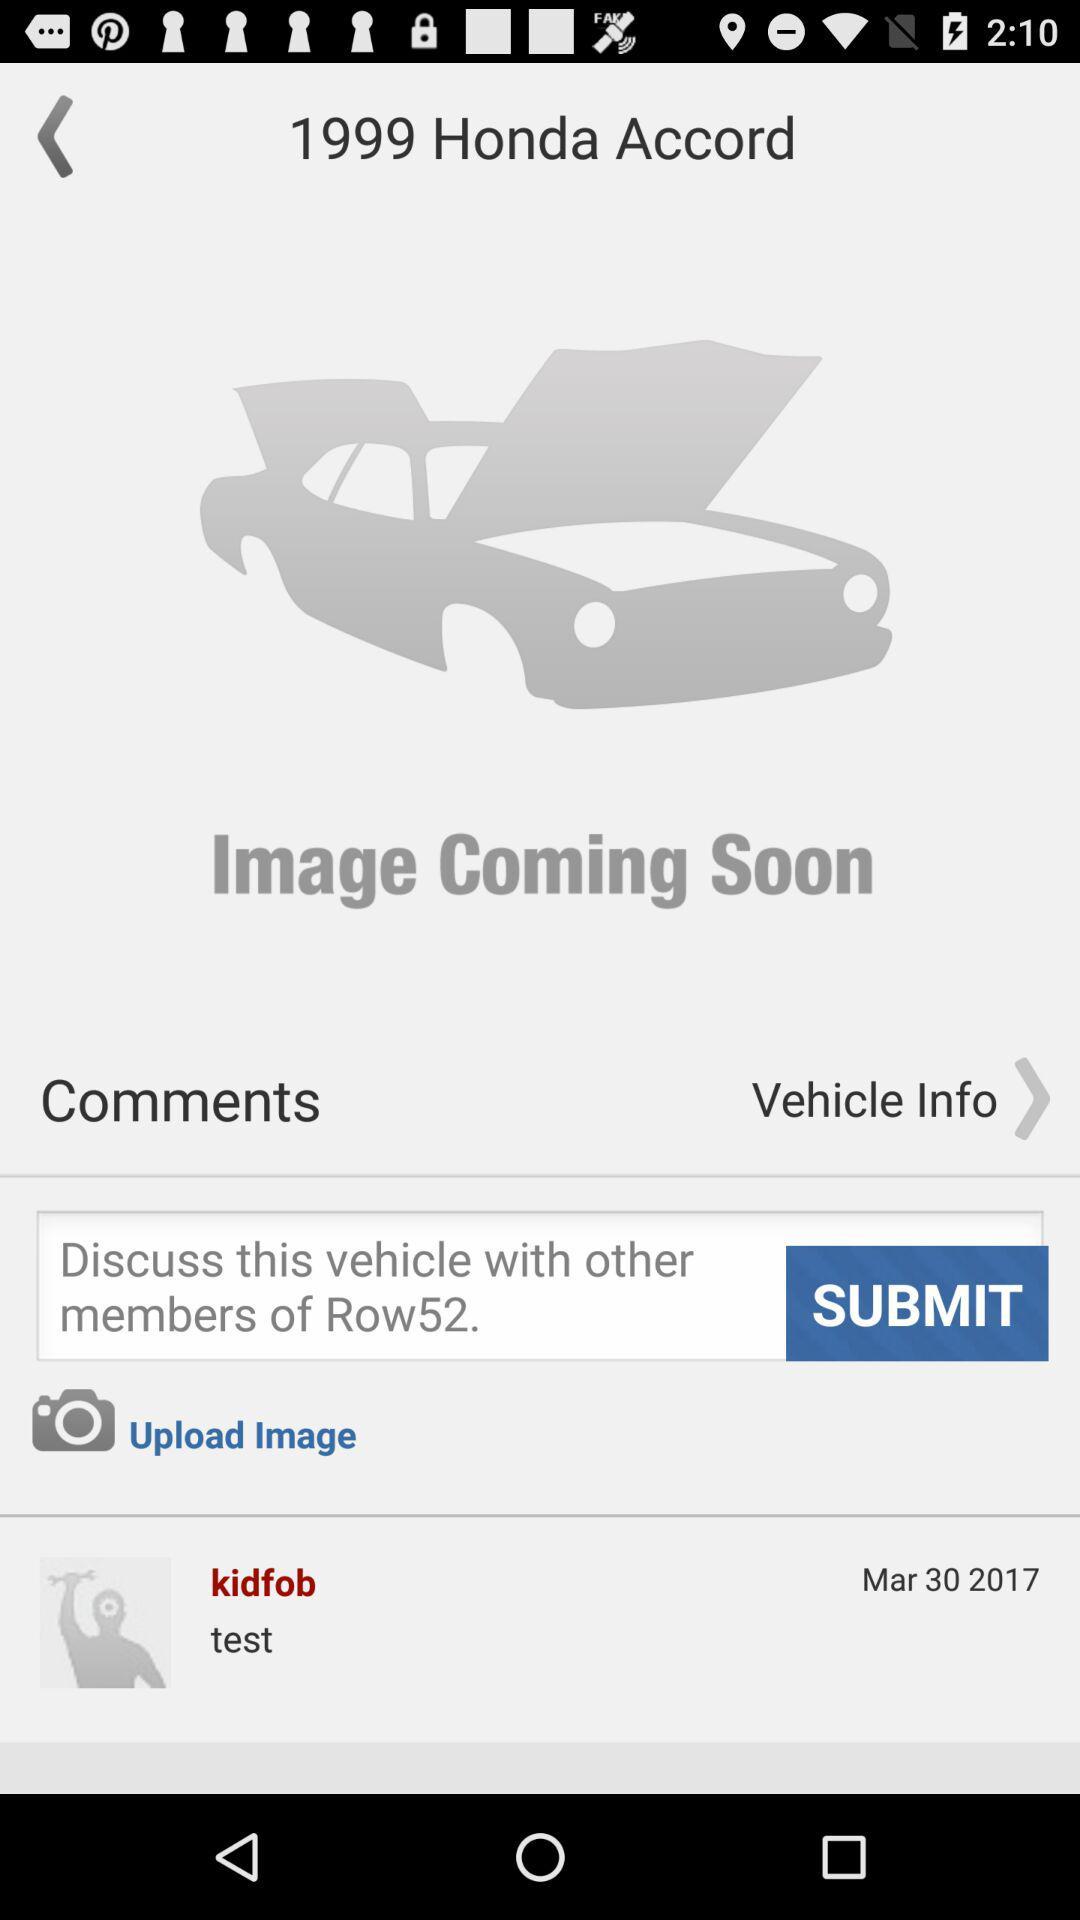 The image size is (1080, 1920). I want to click on the arrow_backward icon, so click(64, 145).